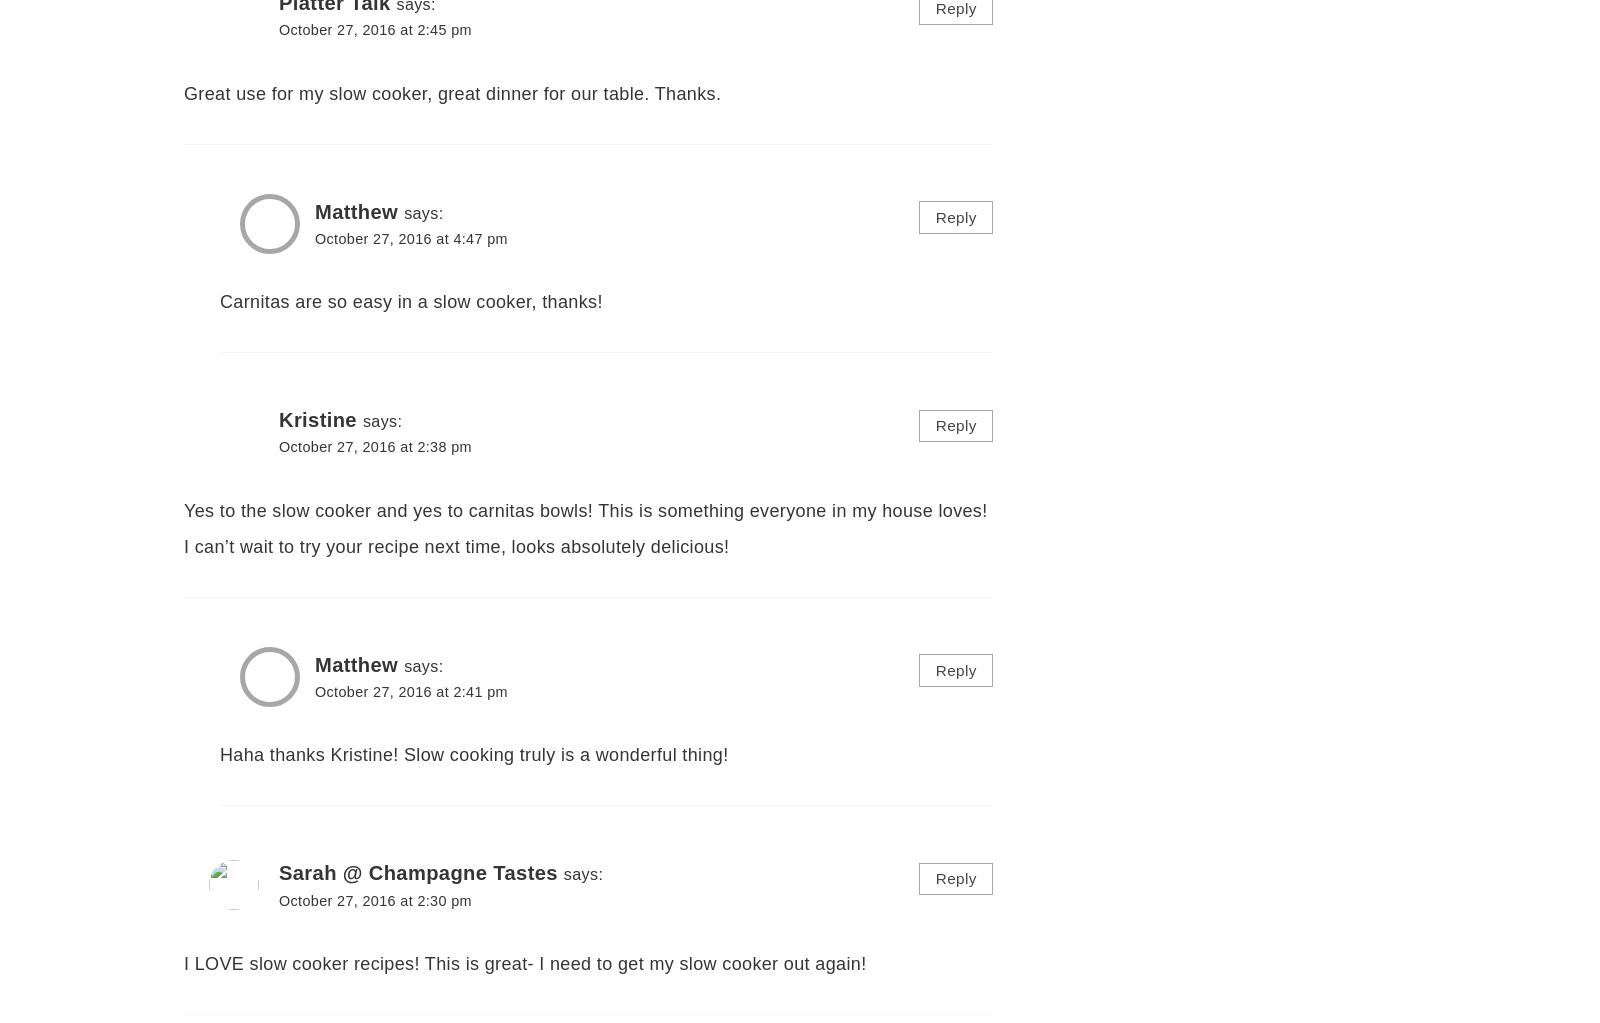 The width and height of the screenshot is (1600, 1023). I want to click on 'October 27, 2016 at 4:47 pm', so click(410, 237).